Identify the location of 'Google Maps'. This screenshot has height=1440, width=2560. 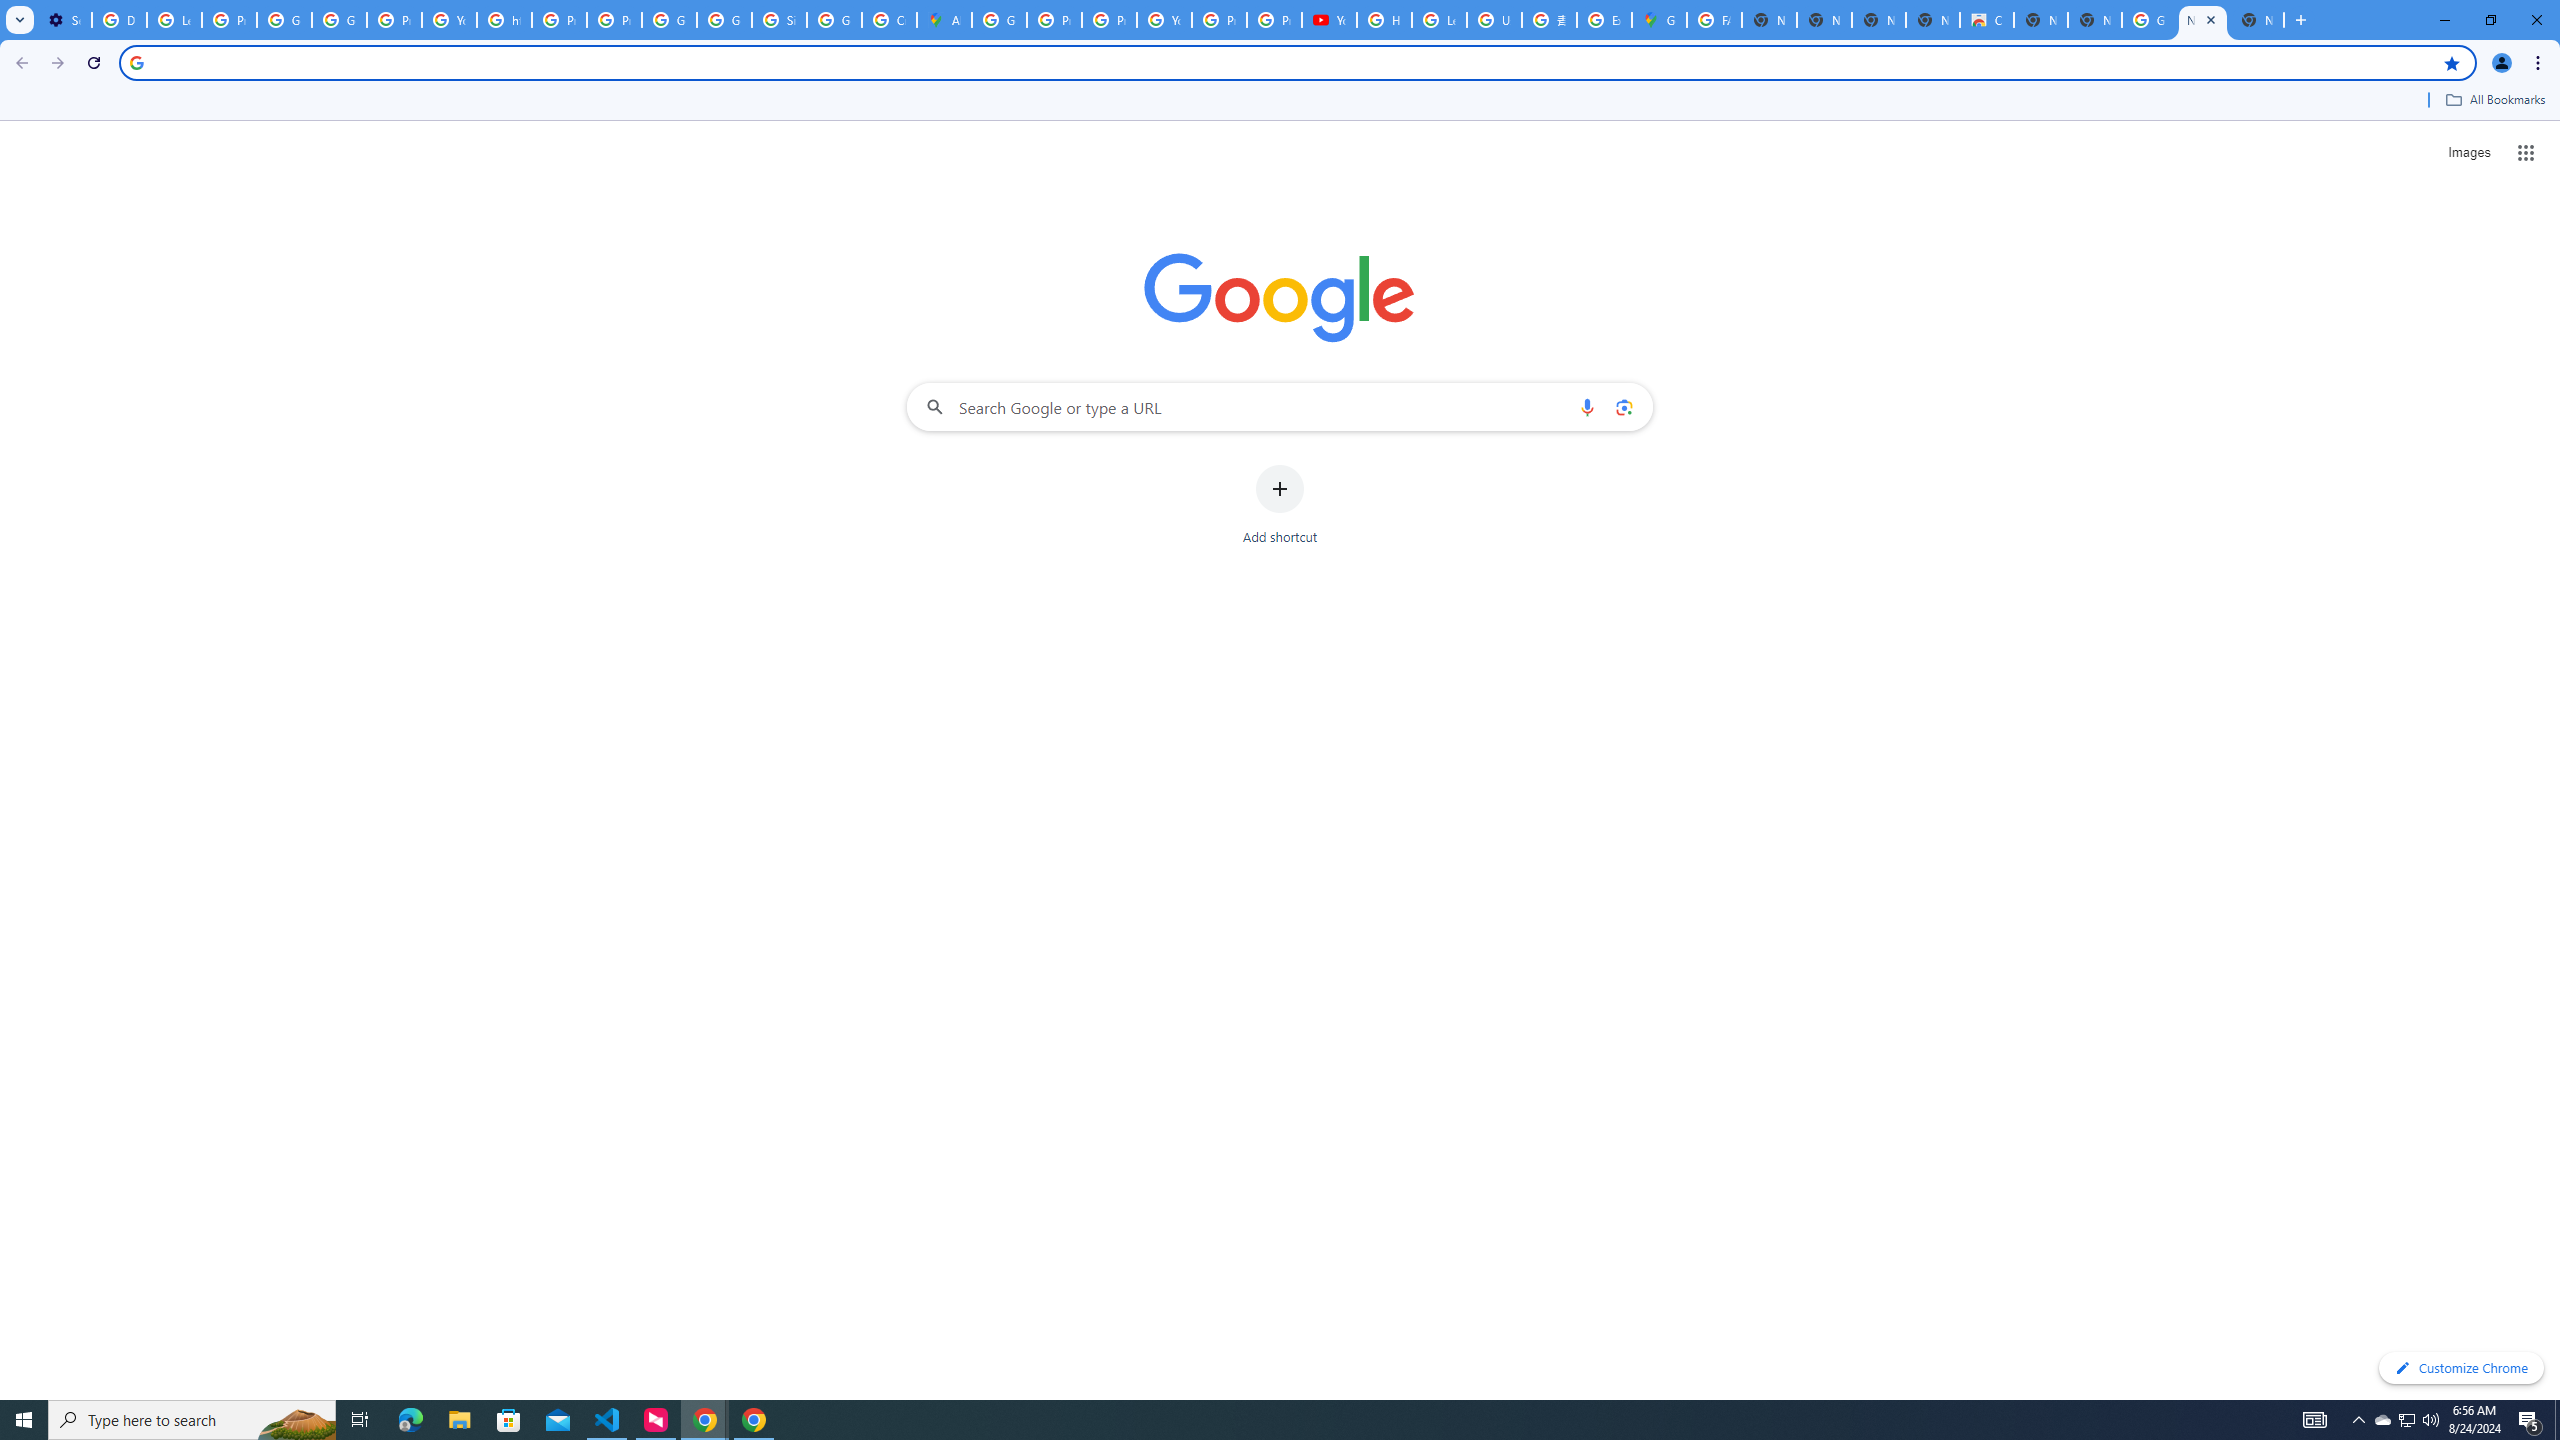
(1658, 19).